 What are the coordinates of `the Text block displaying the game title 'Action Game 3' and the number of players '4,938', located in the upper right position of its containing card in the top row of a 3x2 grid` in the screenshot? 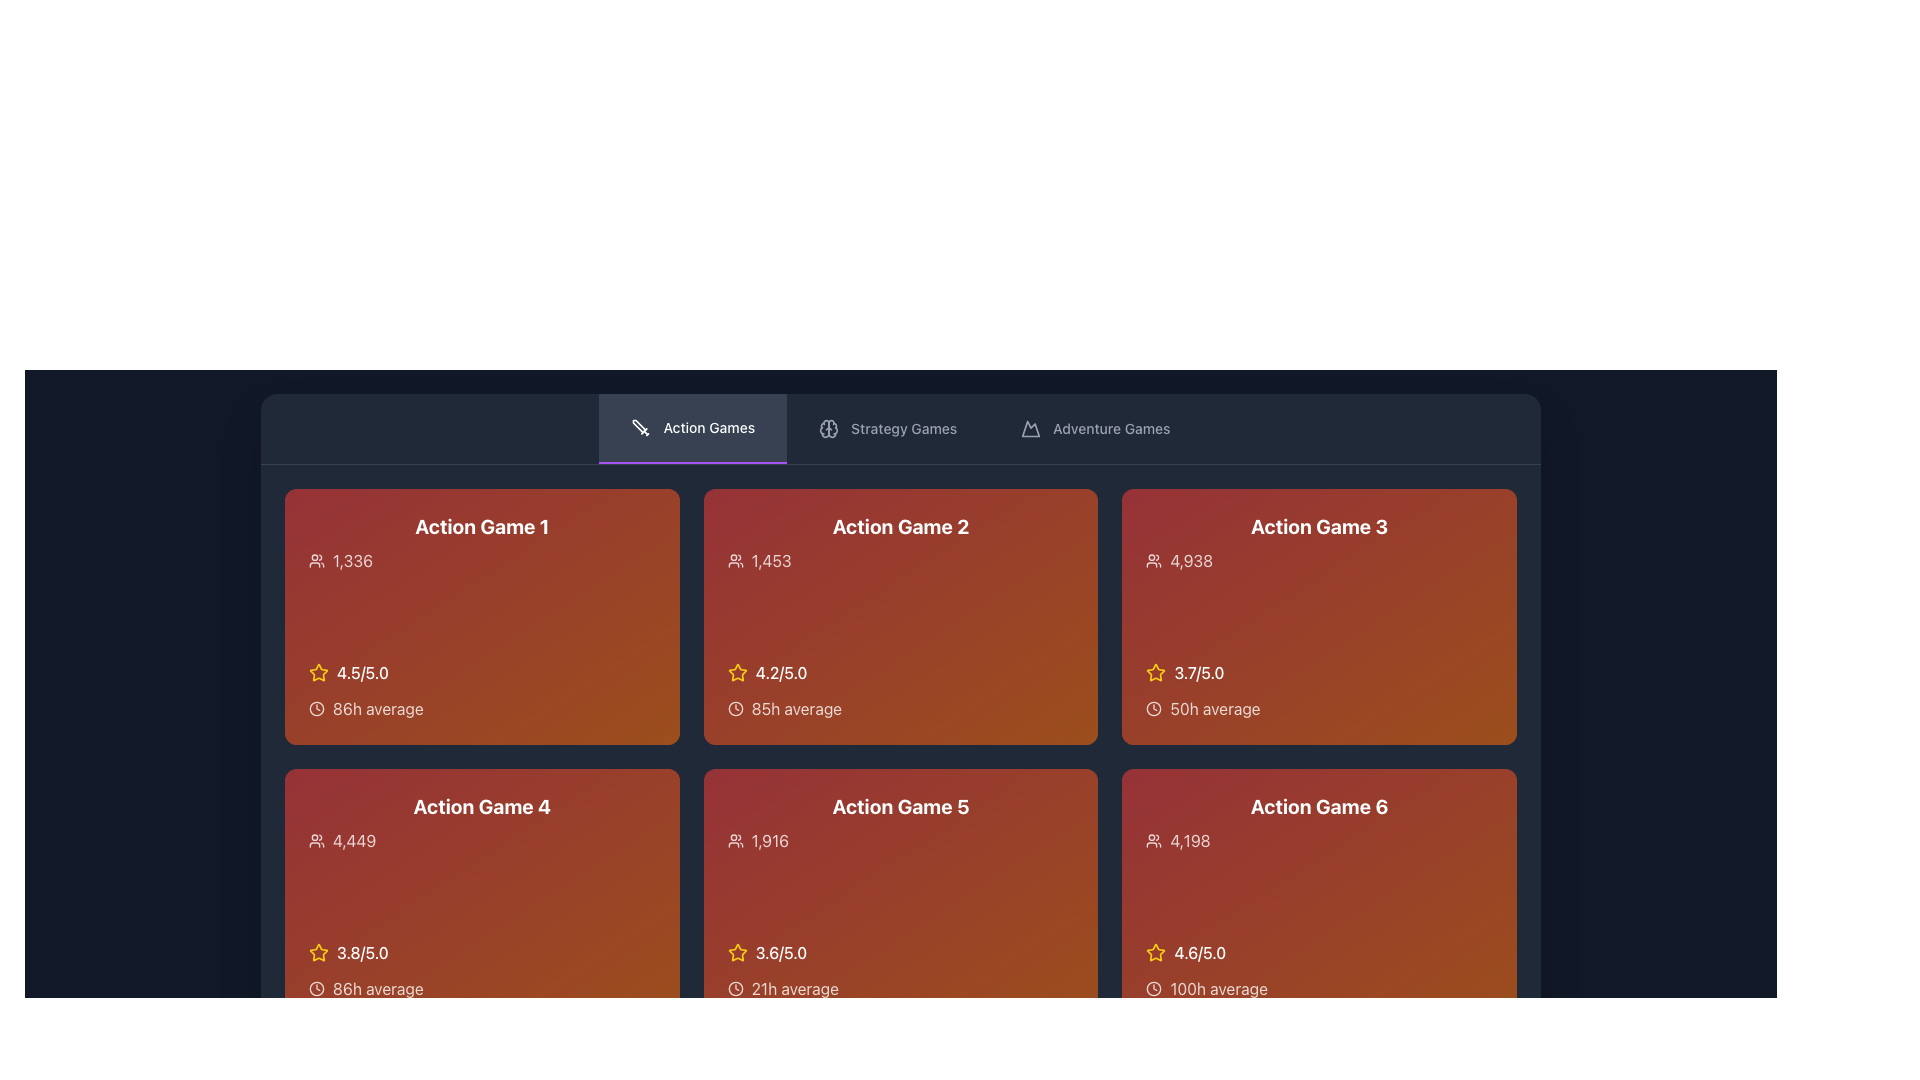 It's located at (1319, 543).